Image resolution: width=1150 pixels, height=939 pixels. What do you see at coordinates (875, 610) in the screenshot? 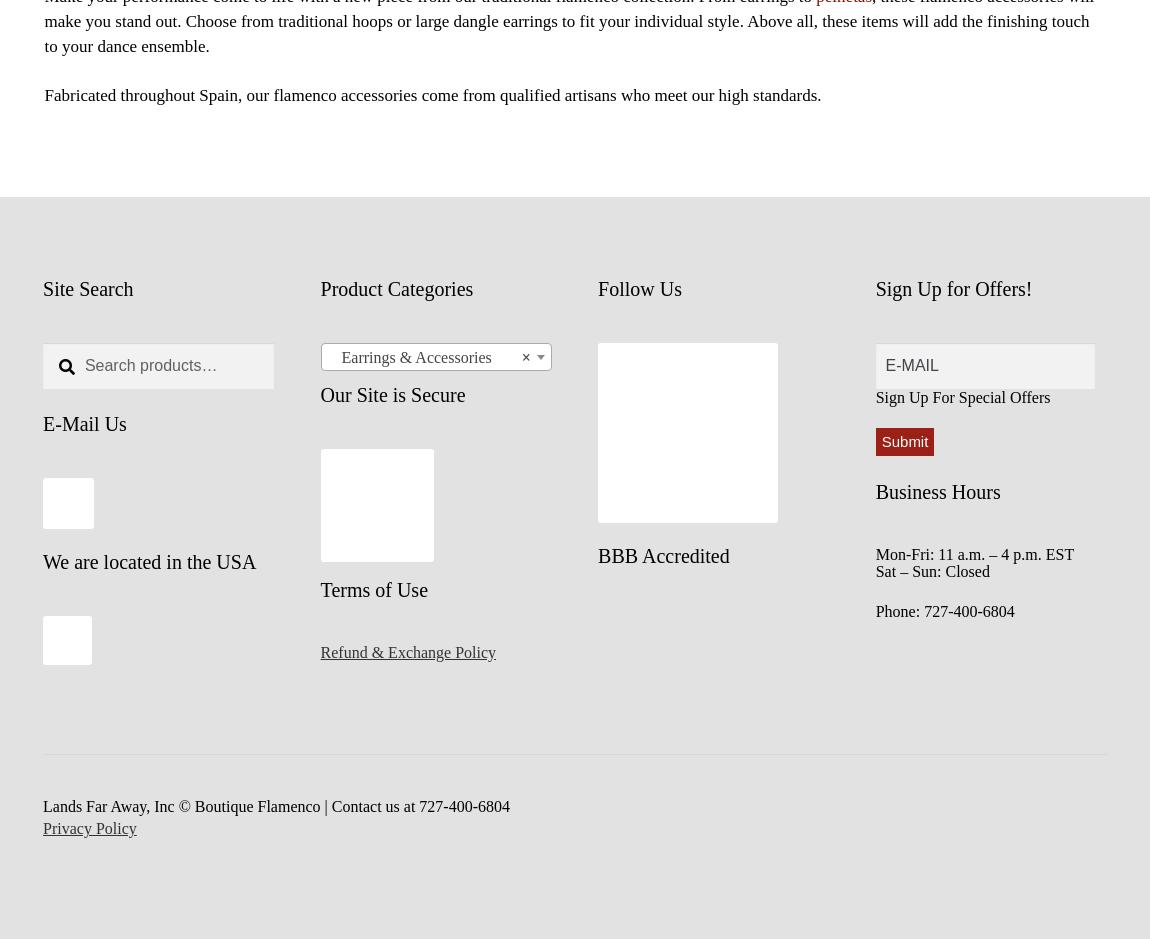
I see `'Phone: 727-400-6804'` at bounding box center [875, 610].